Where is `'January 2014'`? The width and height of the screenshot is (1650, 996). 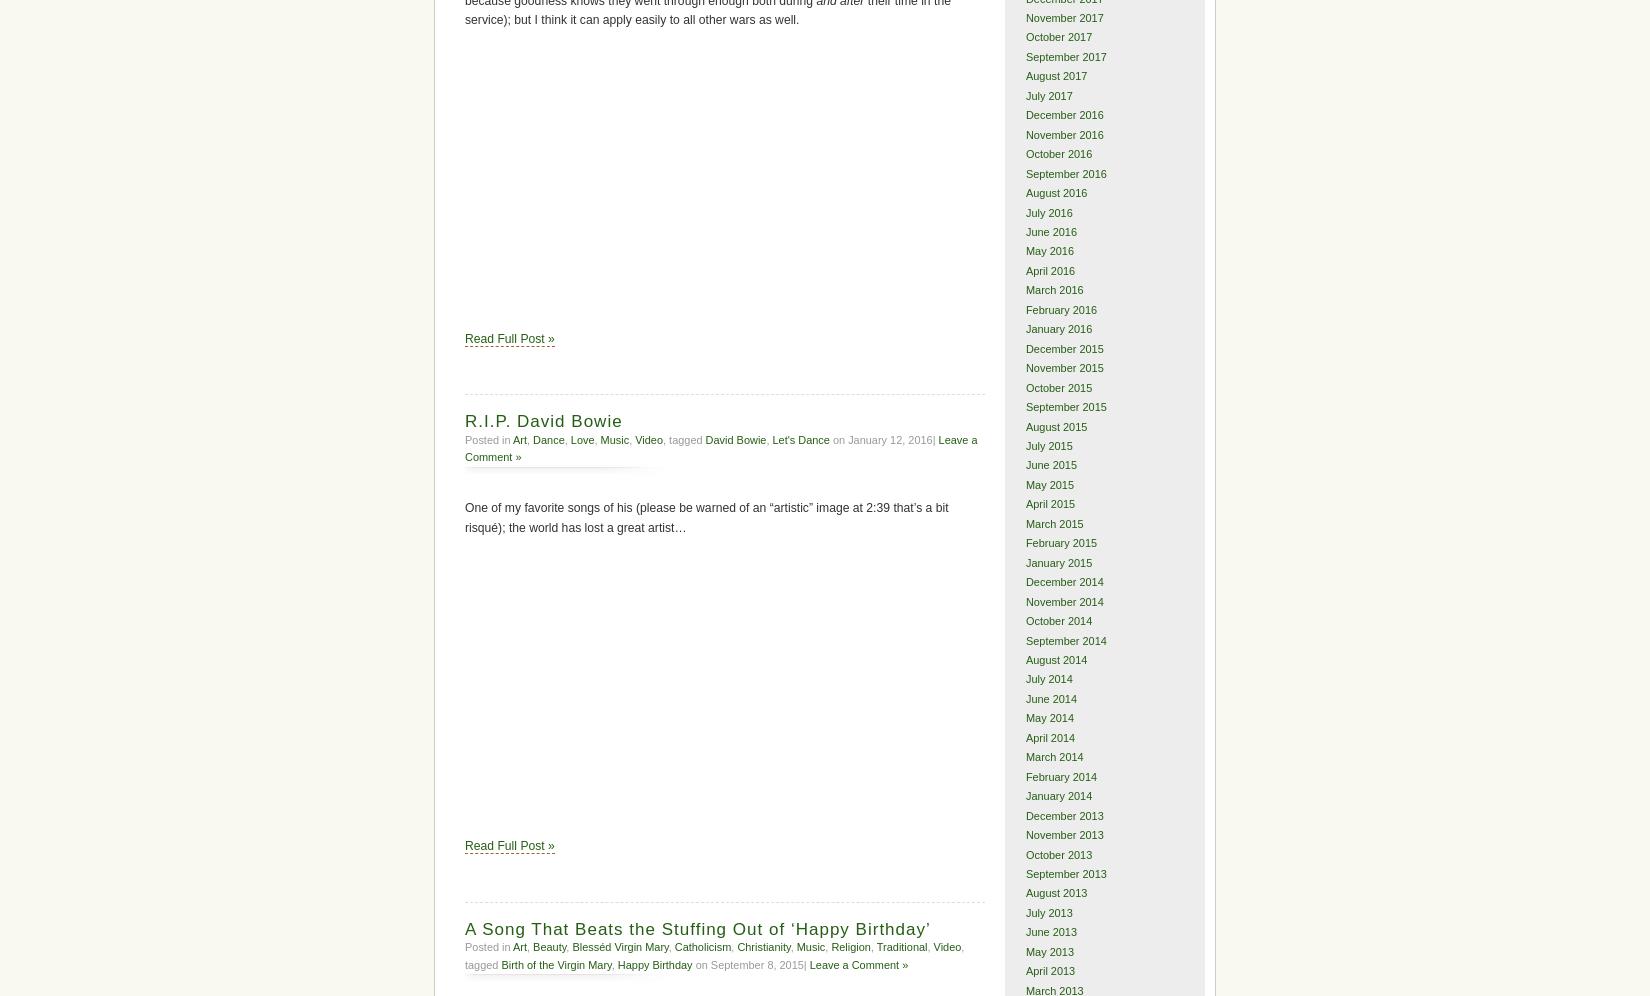 'January 2014' is located at coordinates (1024, 795).